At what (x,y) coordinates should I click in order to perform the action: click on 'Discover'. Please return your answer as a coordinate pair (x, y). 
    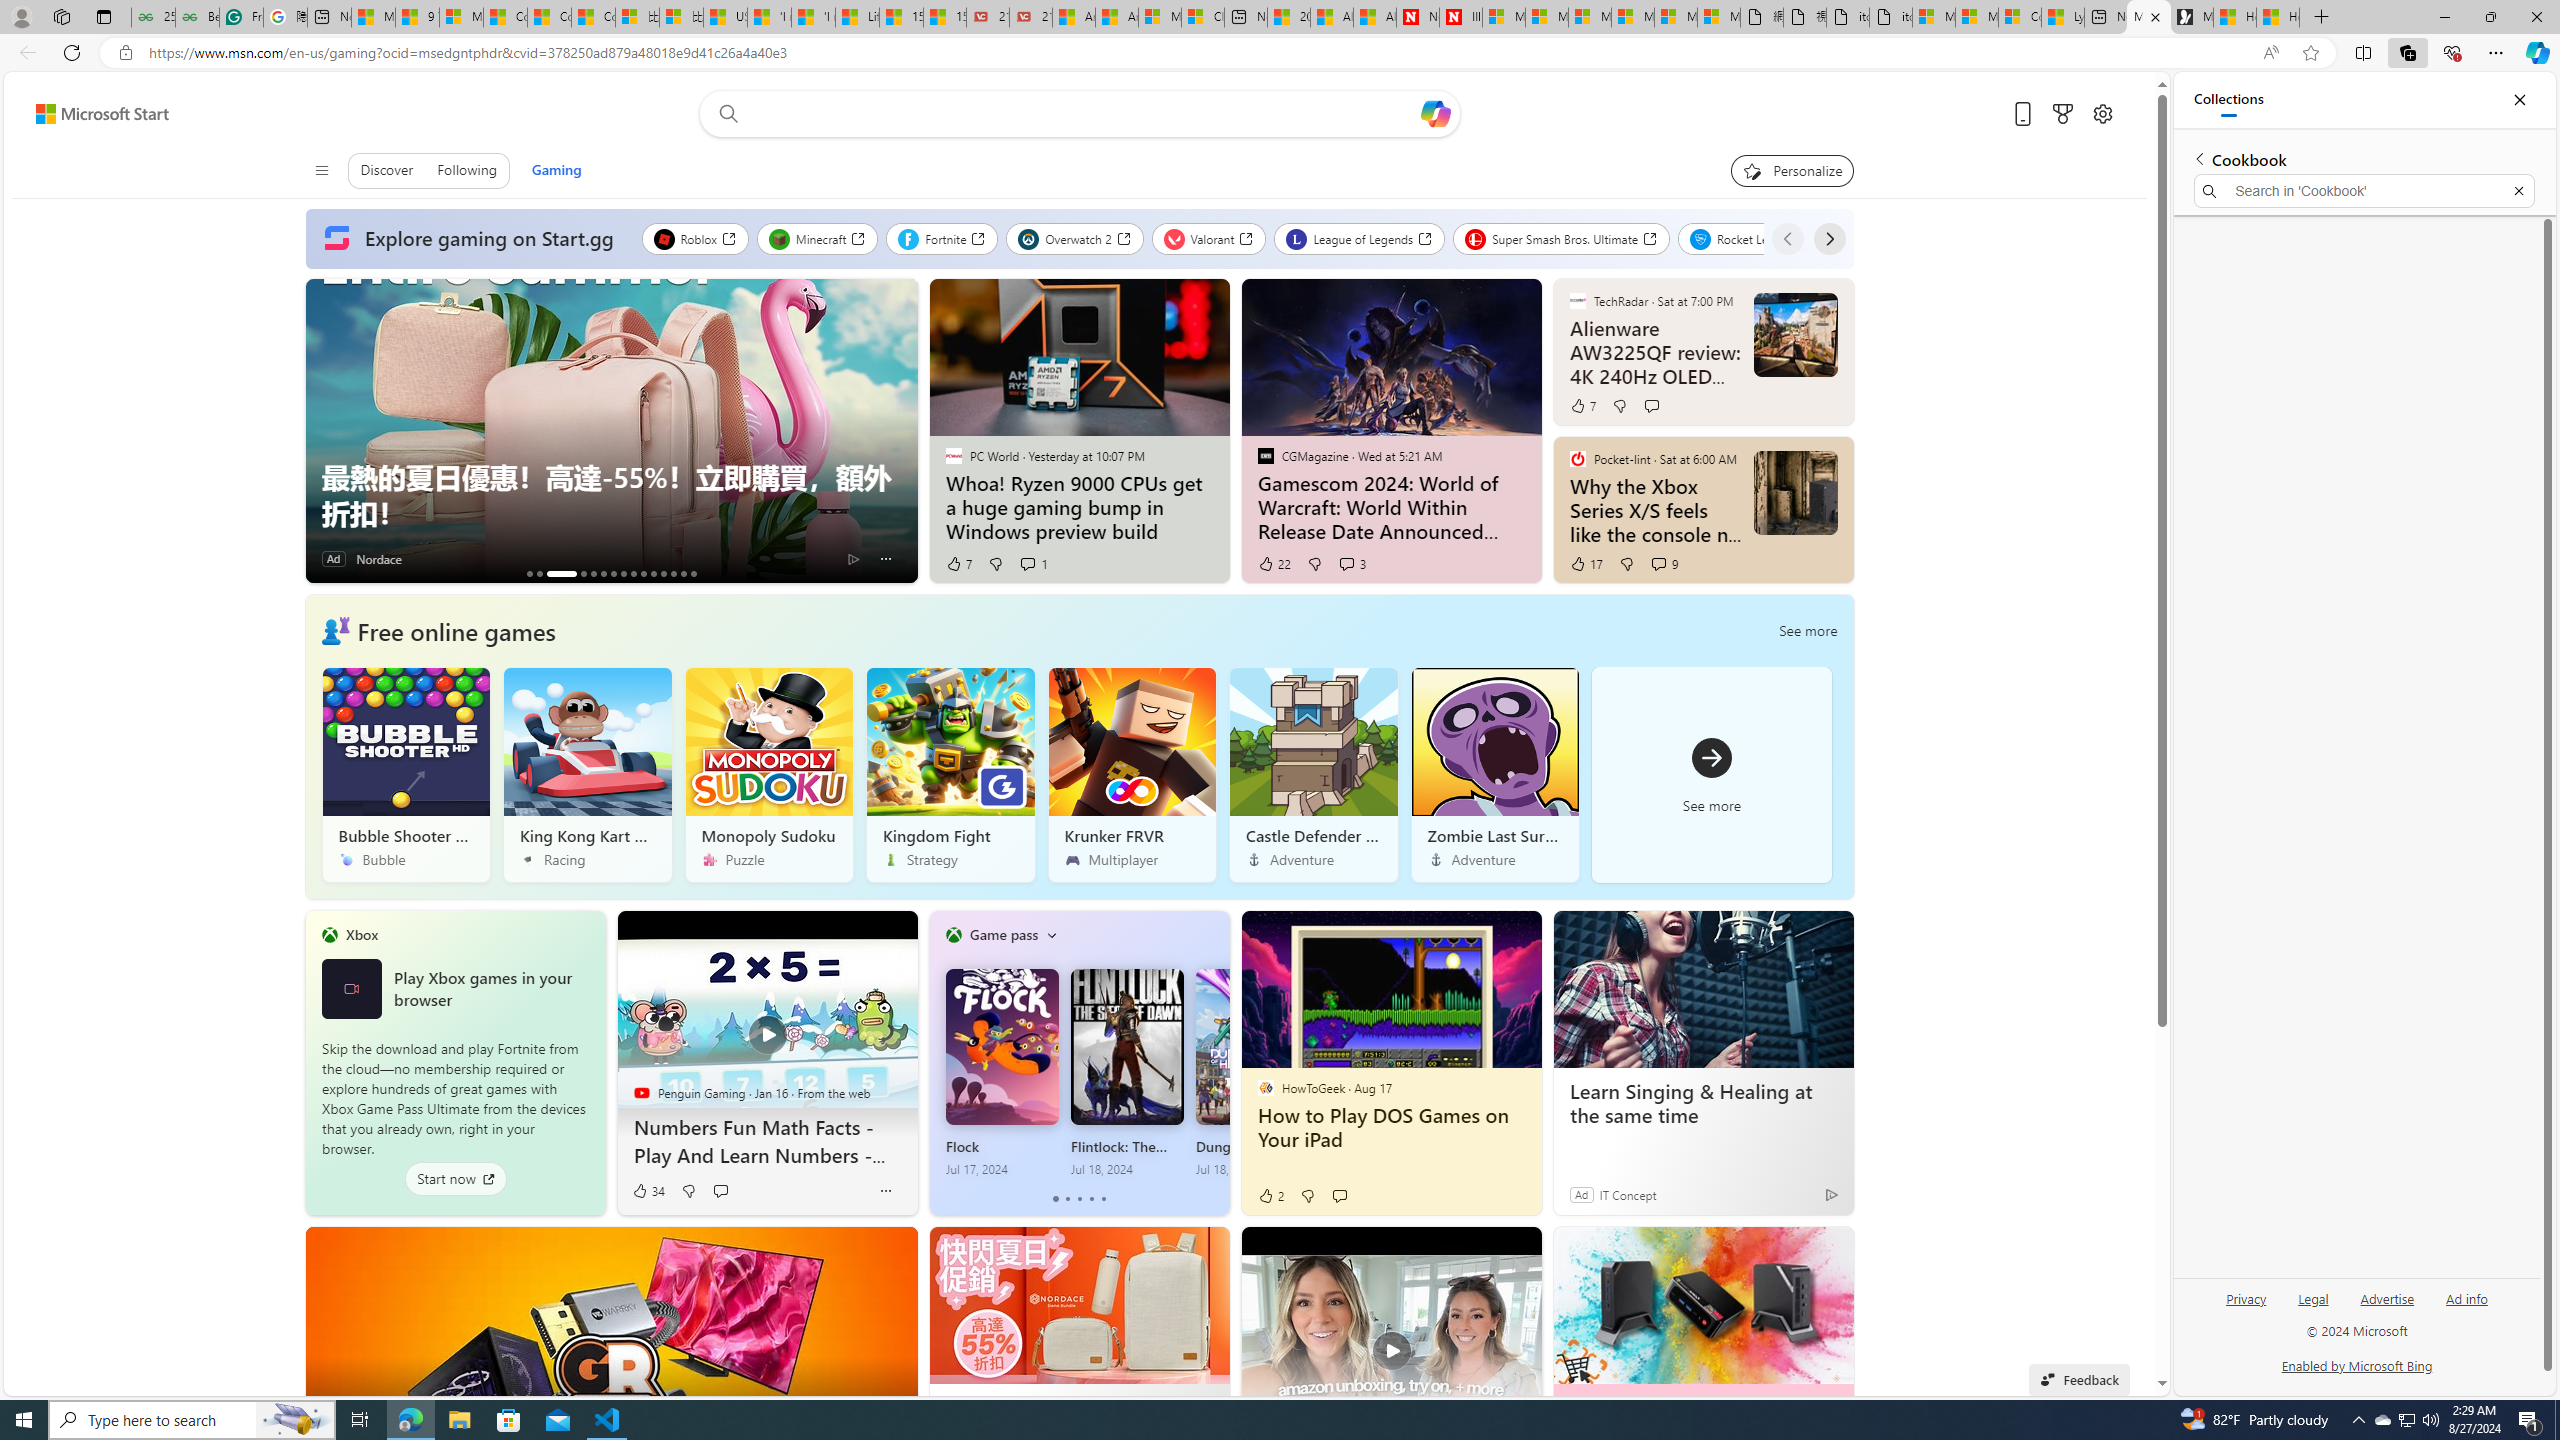
    Looking at the image, I should click on (386, 168).